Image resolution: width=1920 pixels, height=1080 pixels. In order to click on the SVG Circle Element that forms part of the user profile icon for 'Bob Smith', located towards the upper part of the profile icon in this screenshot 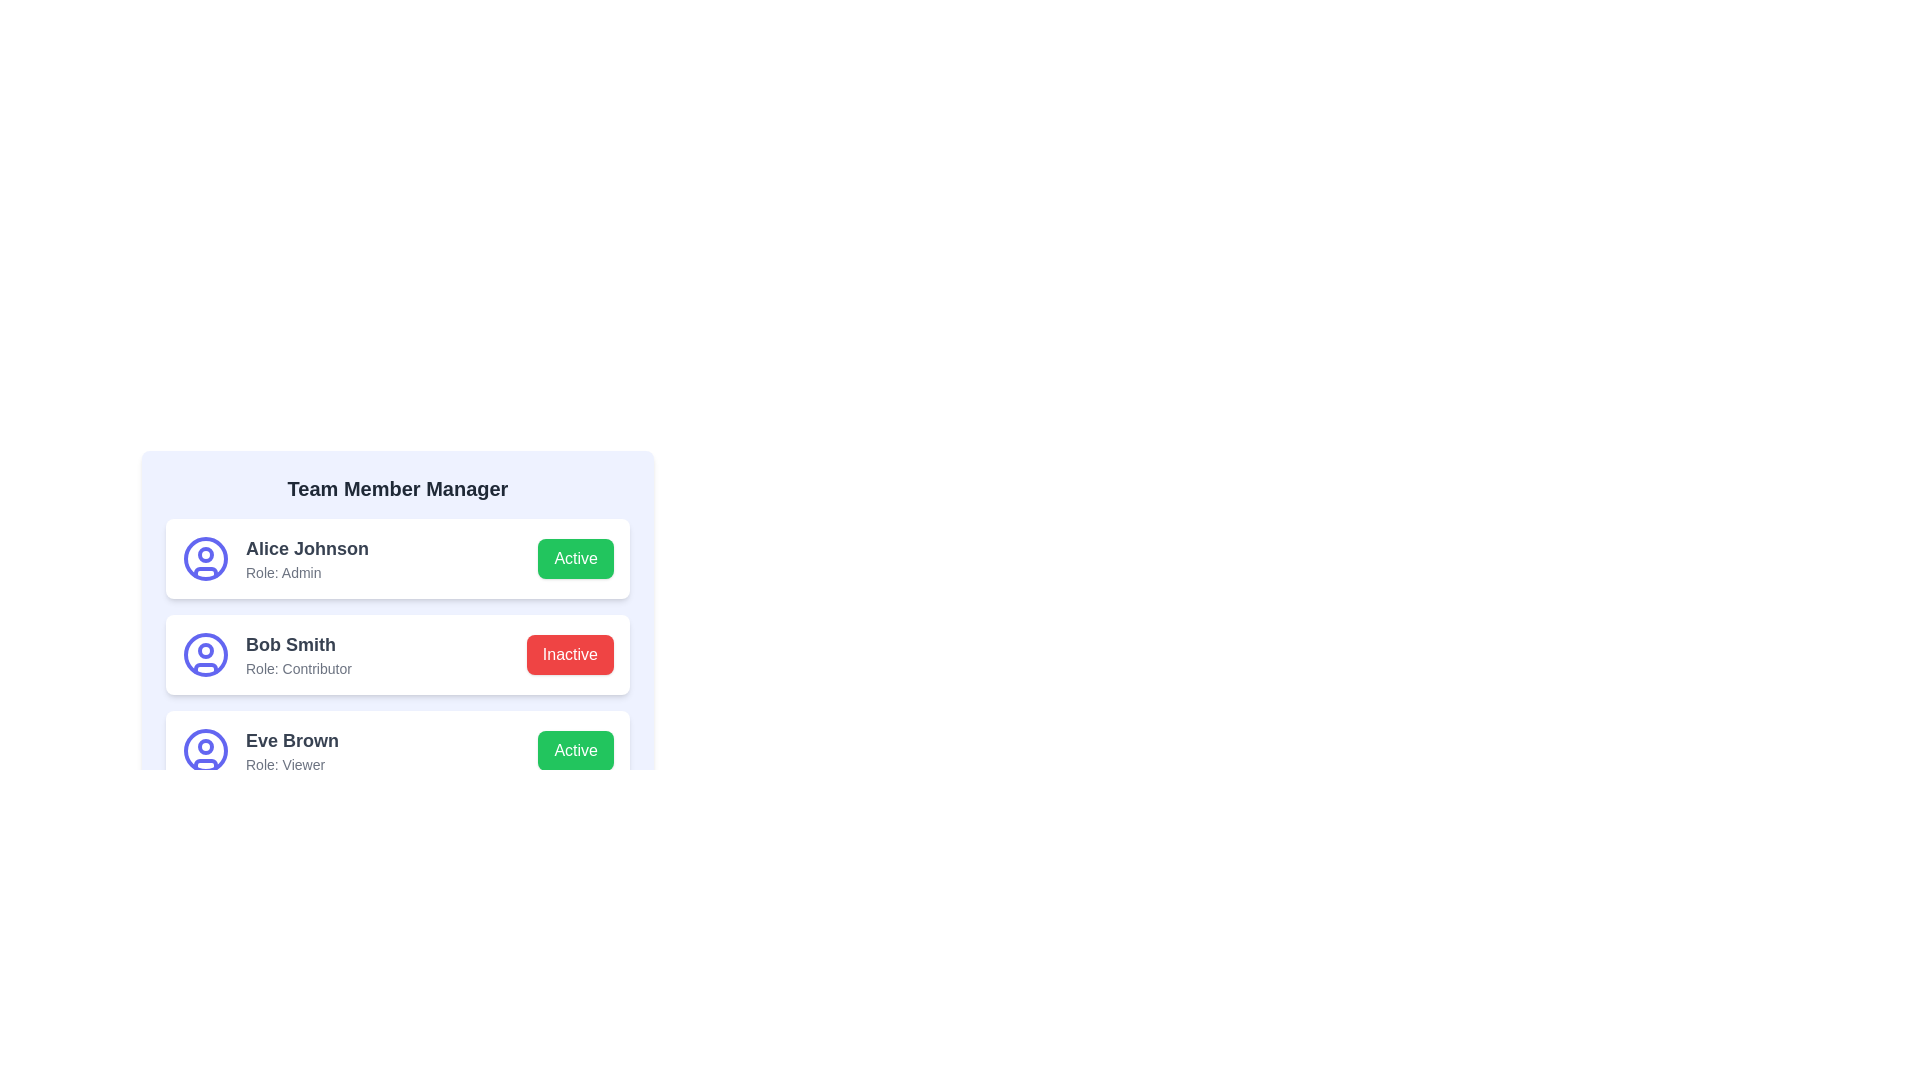, I will do `click(206, 651)`.